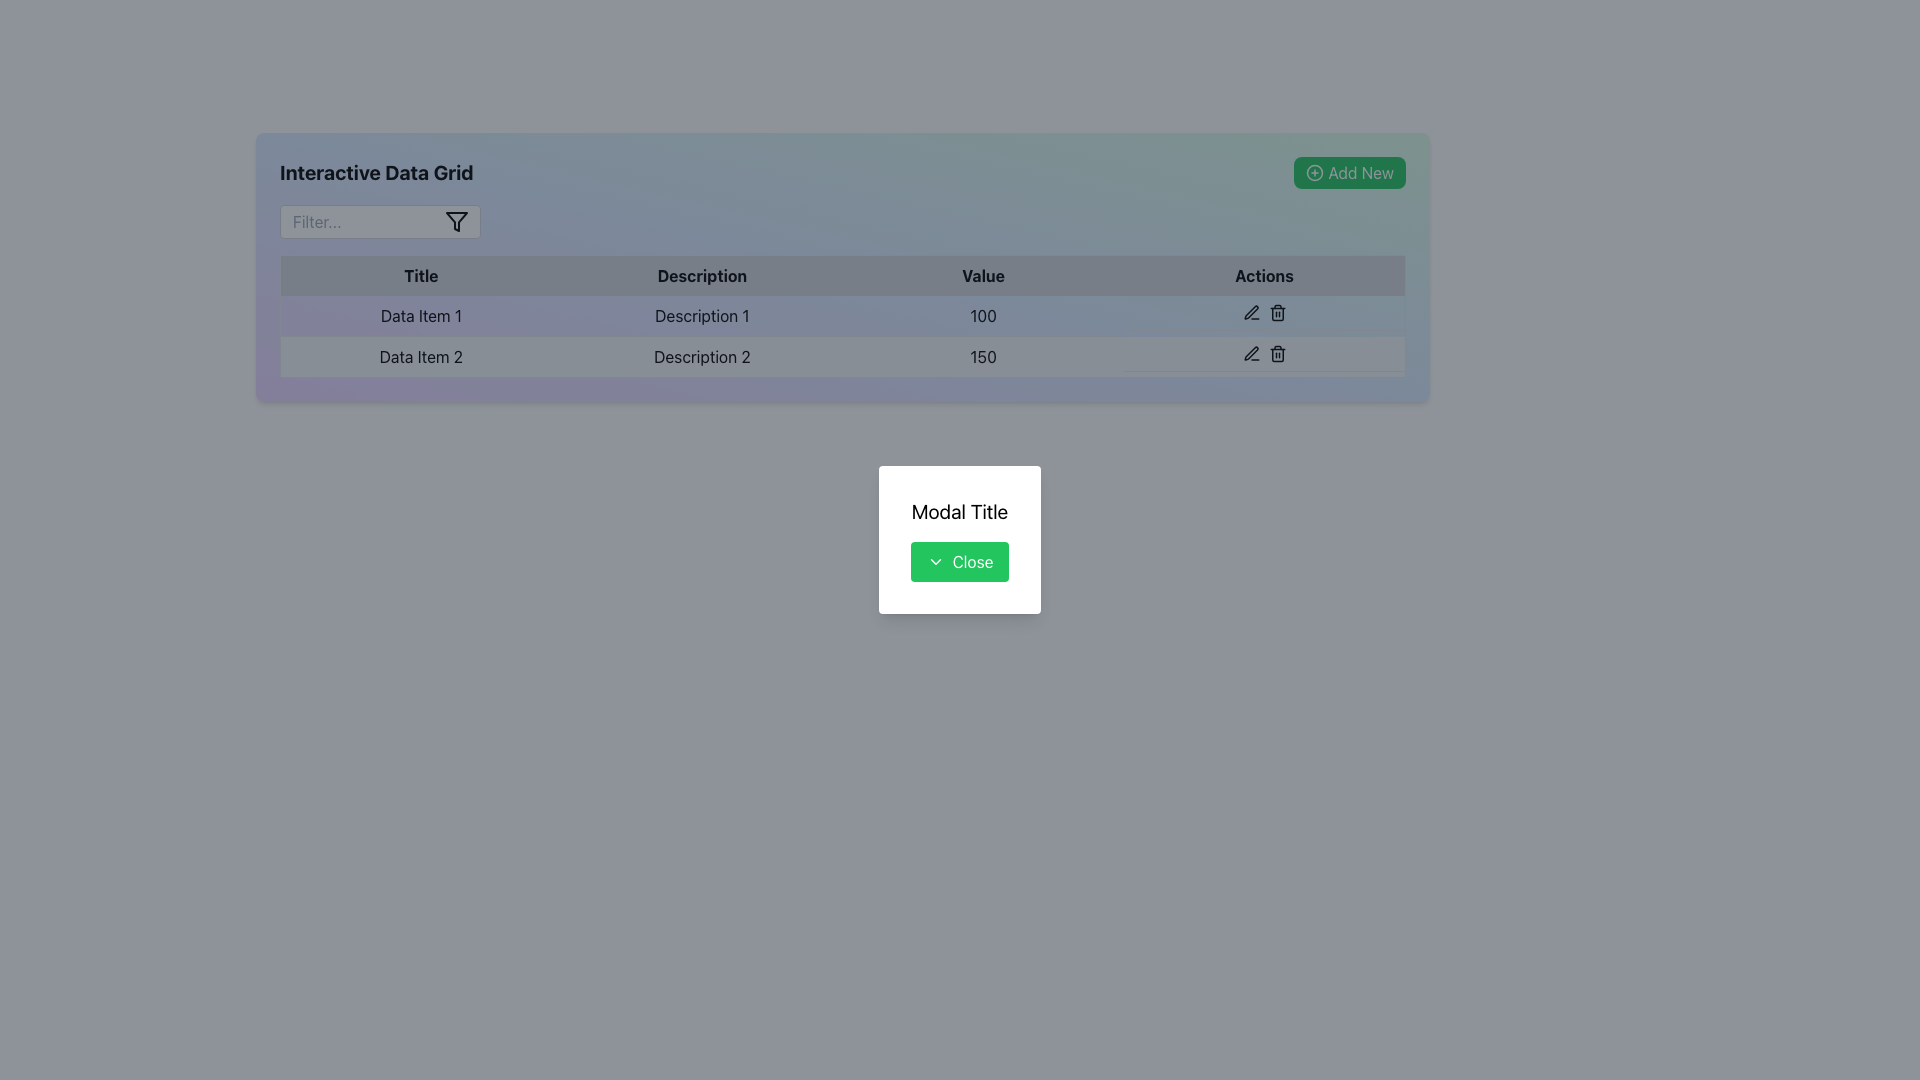  What do you see at coordinates (983, 315) in the screenshot?
I see `the Text Display element that shows the value '100', which is the third cell in the first row of the Interactive Data Grid` at bounding box center [983, 315].